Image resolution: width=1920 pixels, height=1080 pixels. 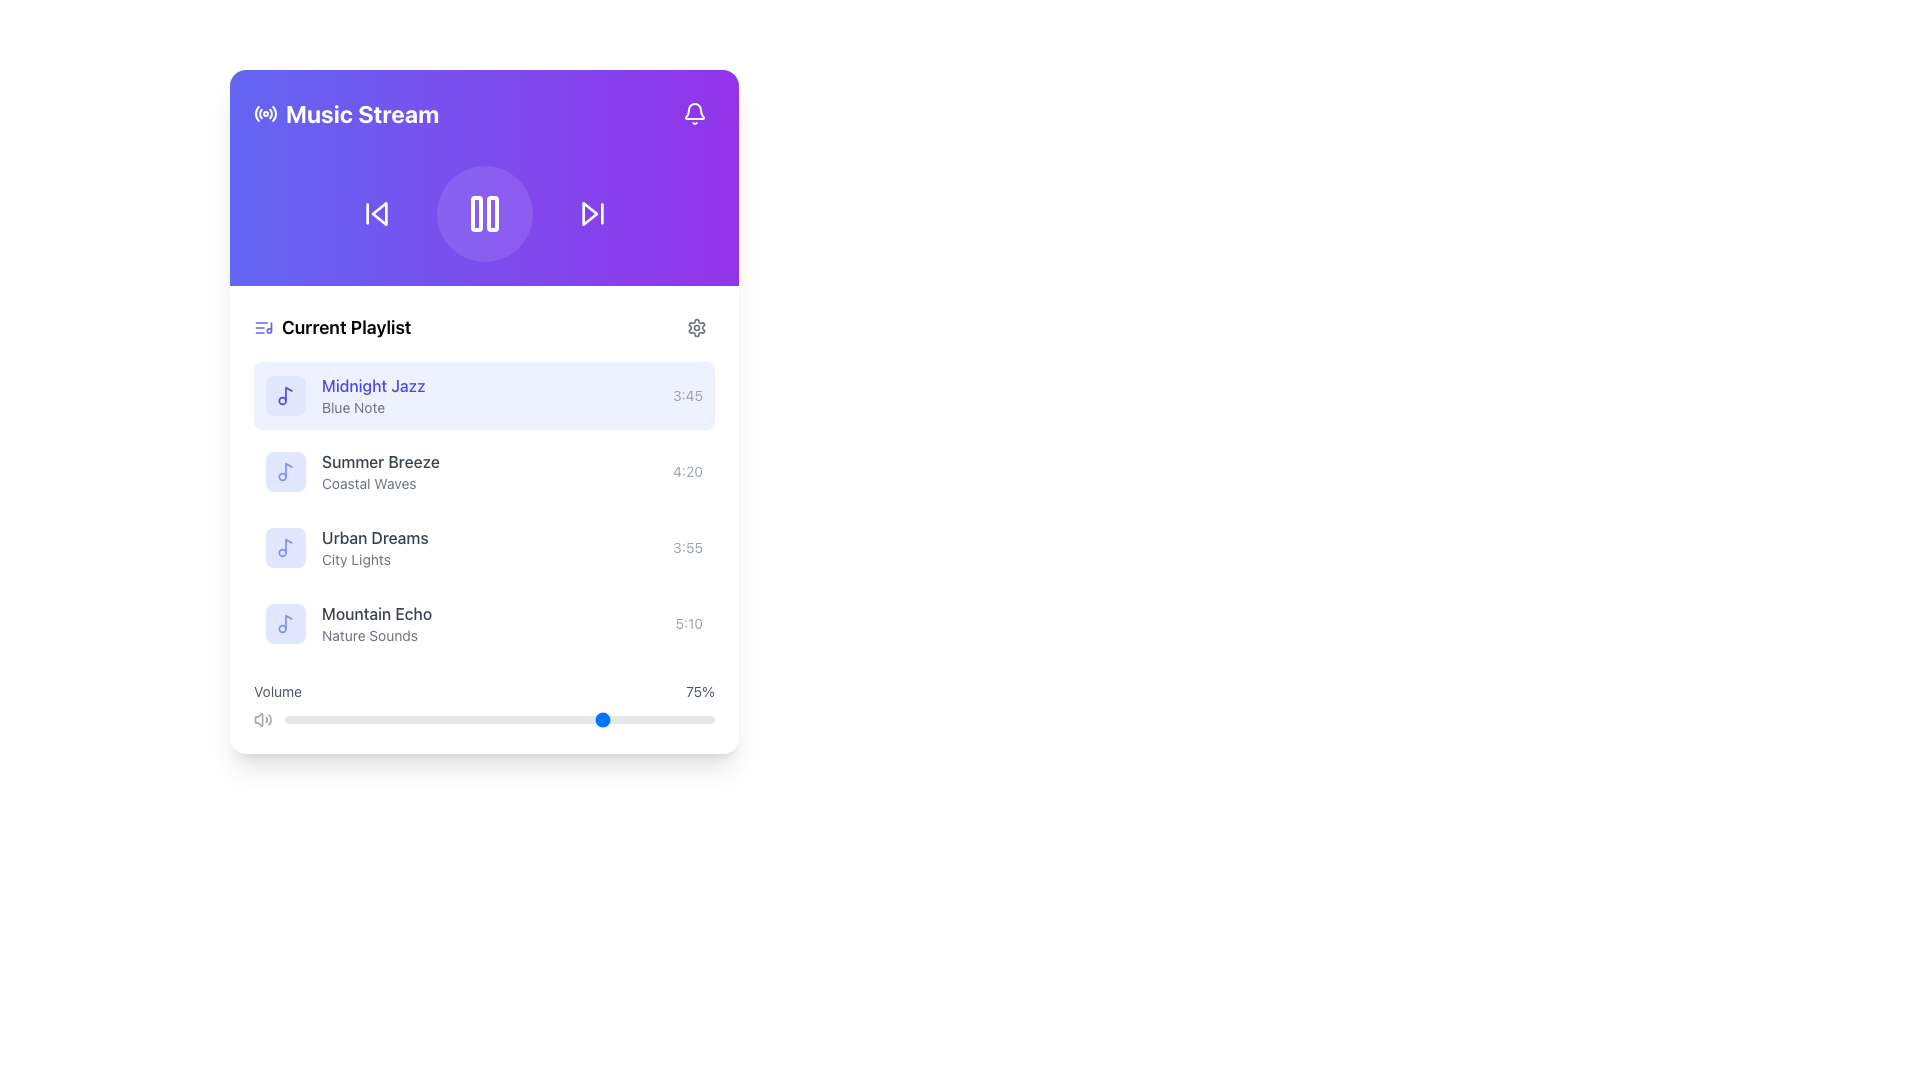 I want to click on the 'Music Stream' label which features bold white text and a radio transmission icon on a purple background, located at the top left corner of the application, so click(x=346, y=114).